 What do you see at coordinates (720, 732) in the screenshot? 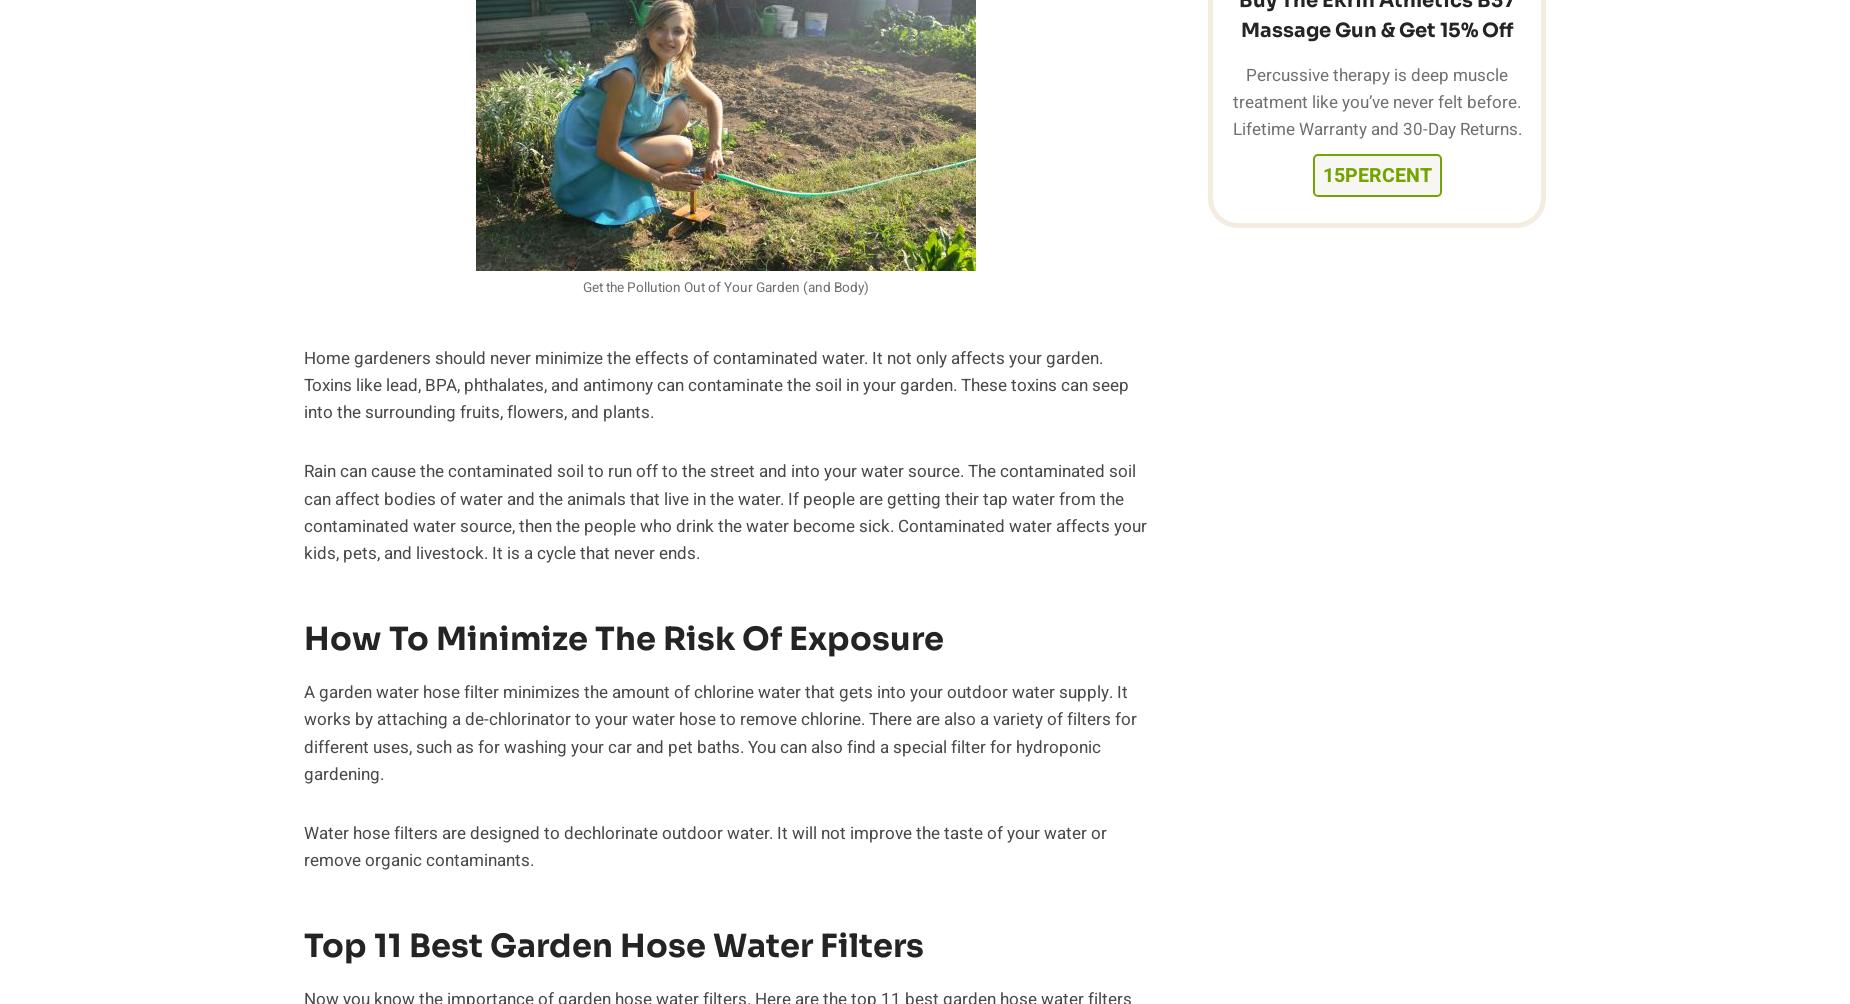
I see `'A garden water hose filter minimizes the amount of chlorine water that gets into your outdoor water supply. It works by attaching a de-chlorinator to your water hose to remove chlorine. There are also a variety of filters for different uses, such as for washing your car and pet baths. You can also find a special filter for hydroponic gardening.'` at bounding box center [720, 732].